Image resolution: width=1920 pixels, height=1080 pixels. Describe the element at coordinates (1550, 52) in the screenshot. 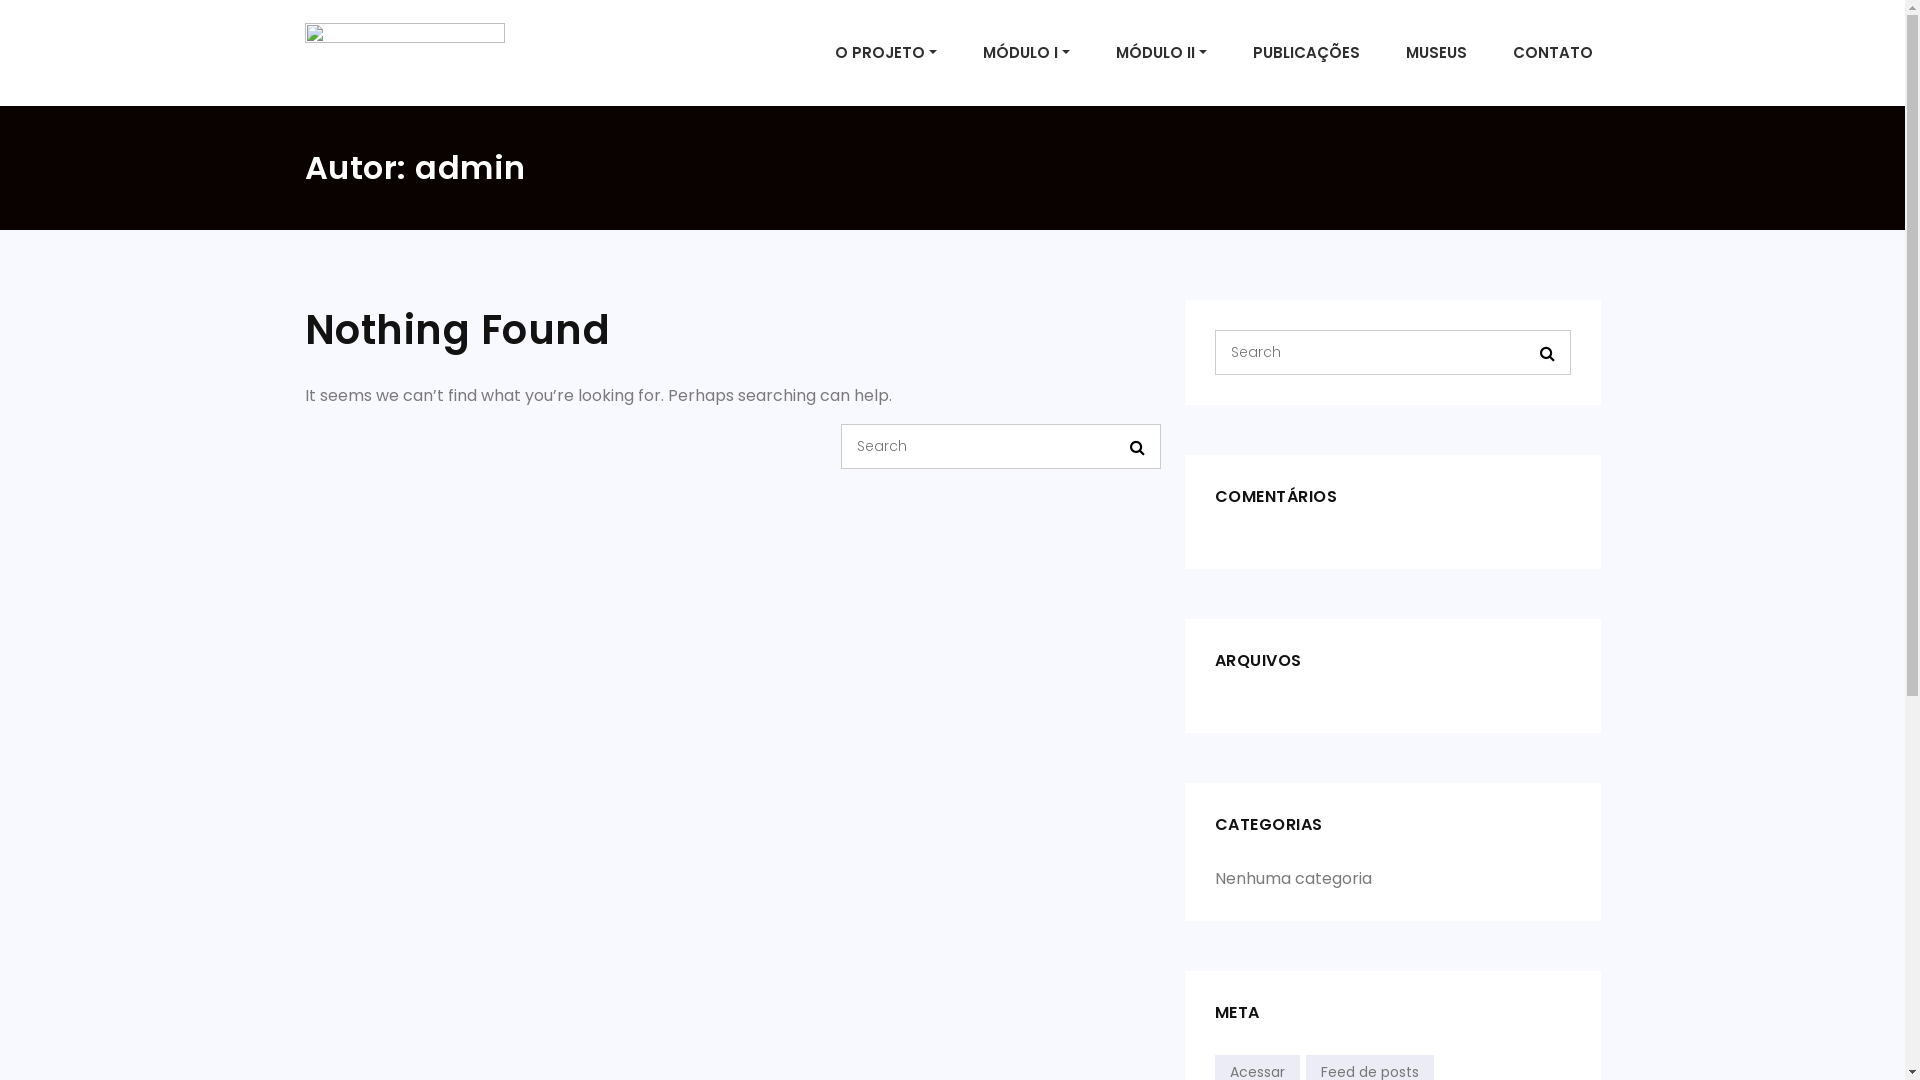

I see `'CONTATO'` at that location.